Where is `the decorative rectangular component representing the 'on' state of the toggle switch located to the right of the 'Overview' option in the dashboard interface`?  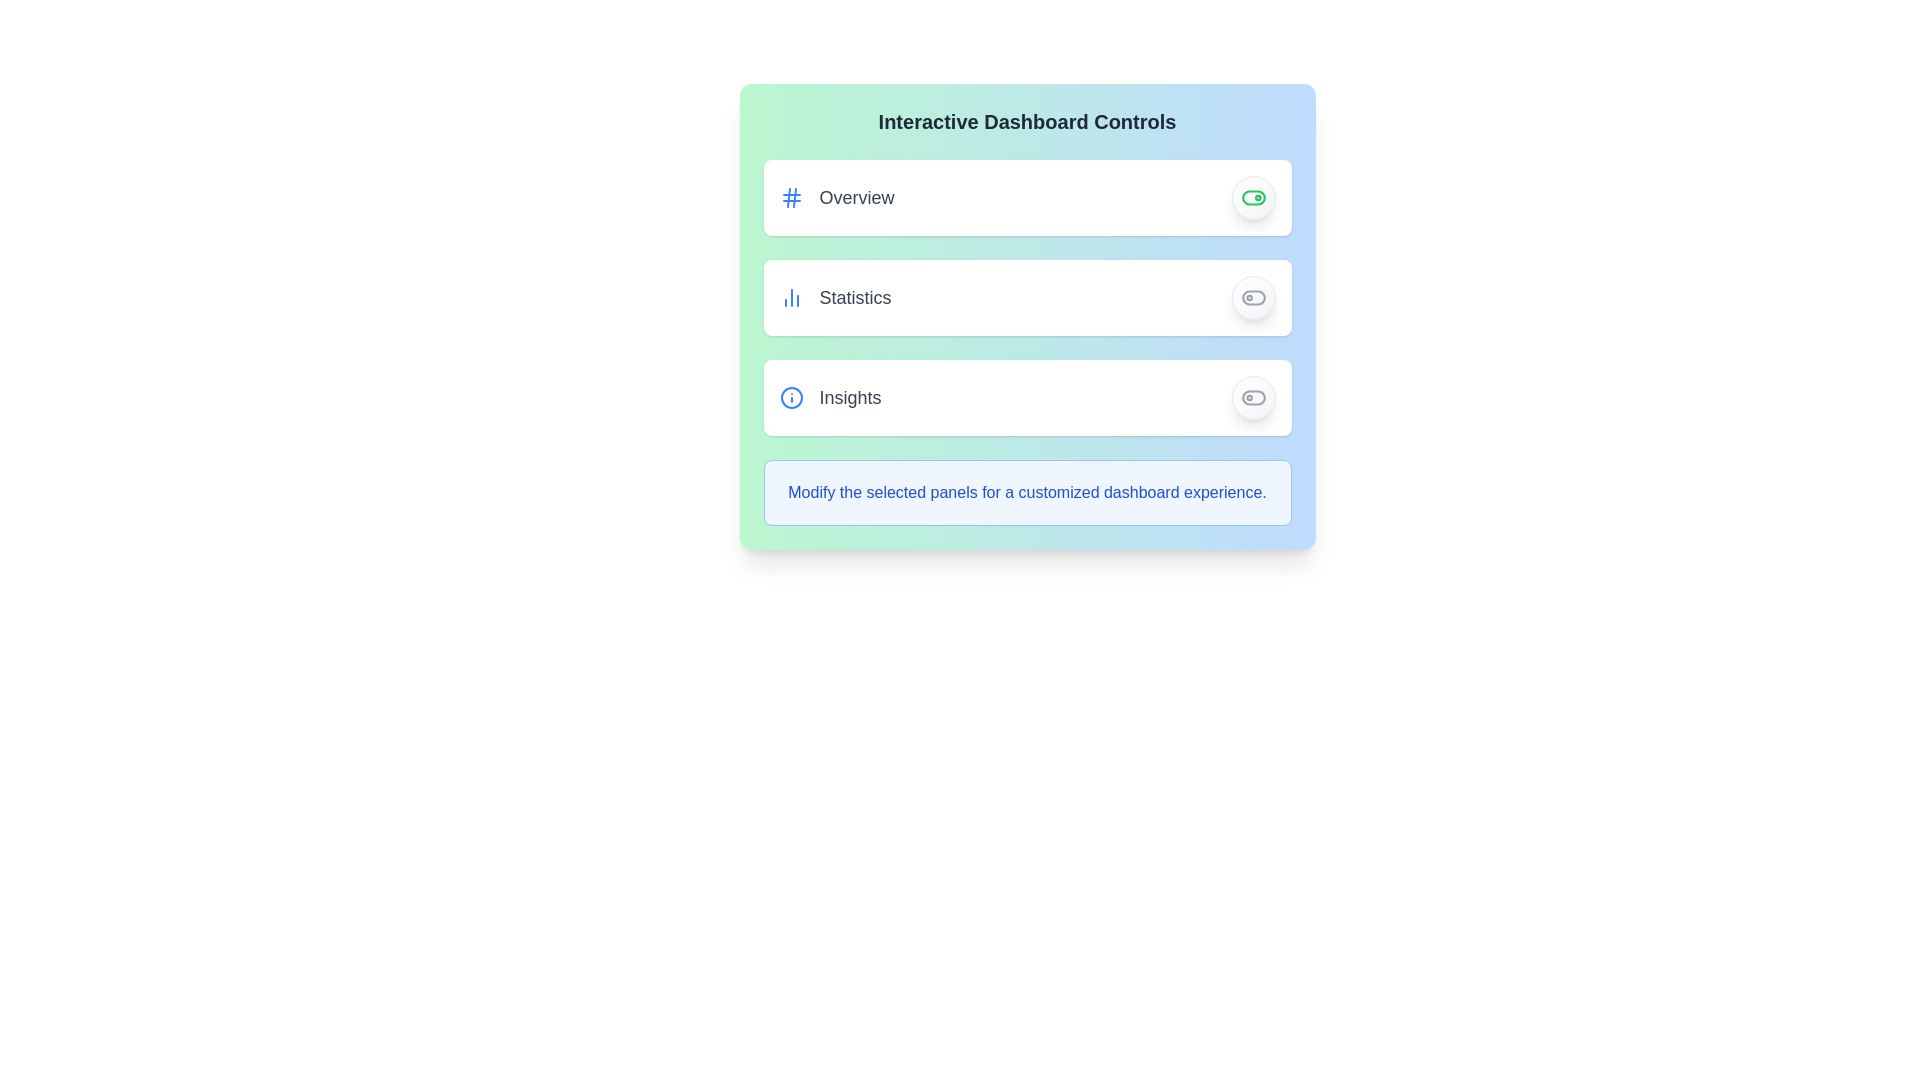 the decorative rectangular component representing the 'on' state of the toggle switch located to the right of the 'Overview' option in the dashboard interface is located at coordinates (1252, 197).